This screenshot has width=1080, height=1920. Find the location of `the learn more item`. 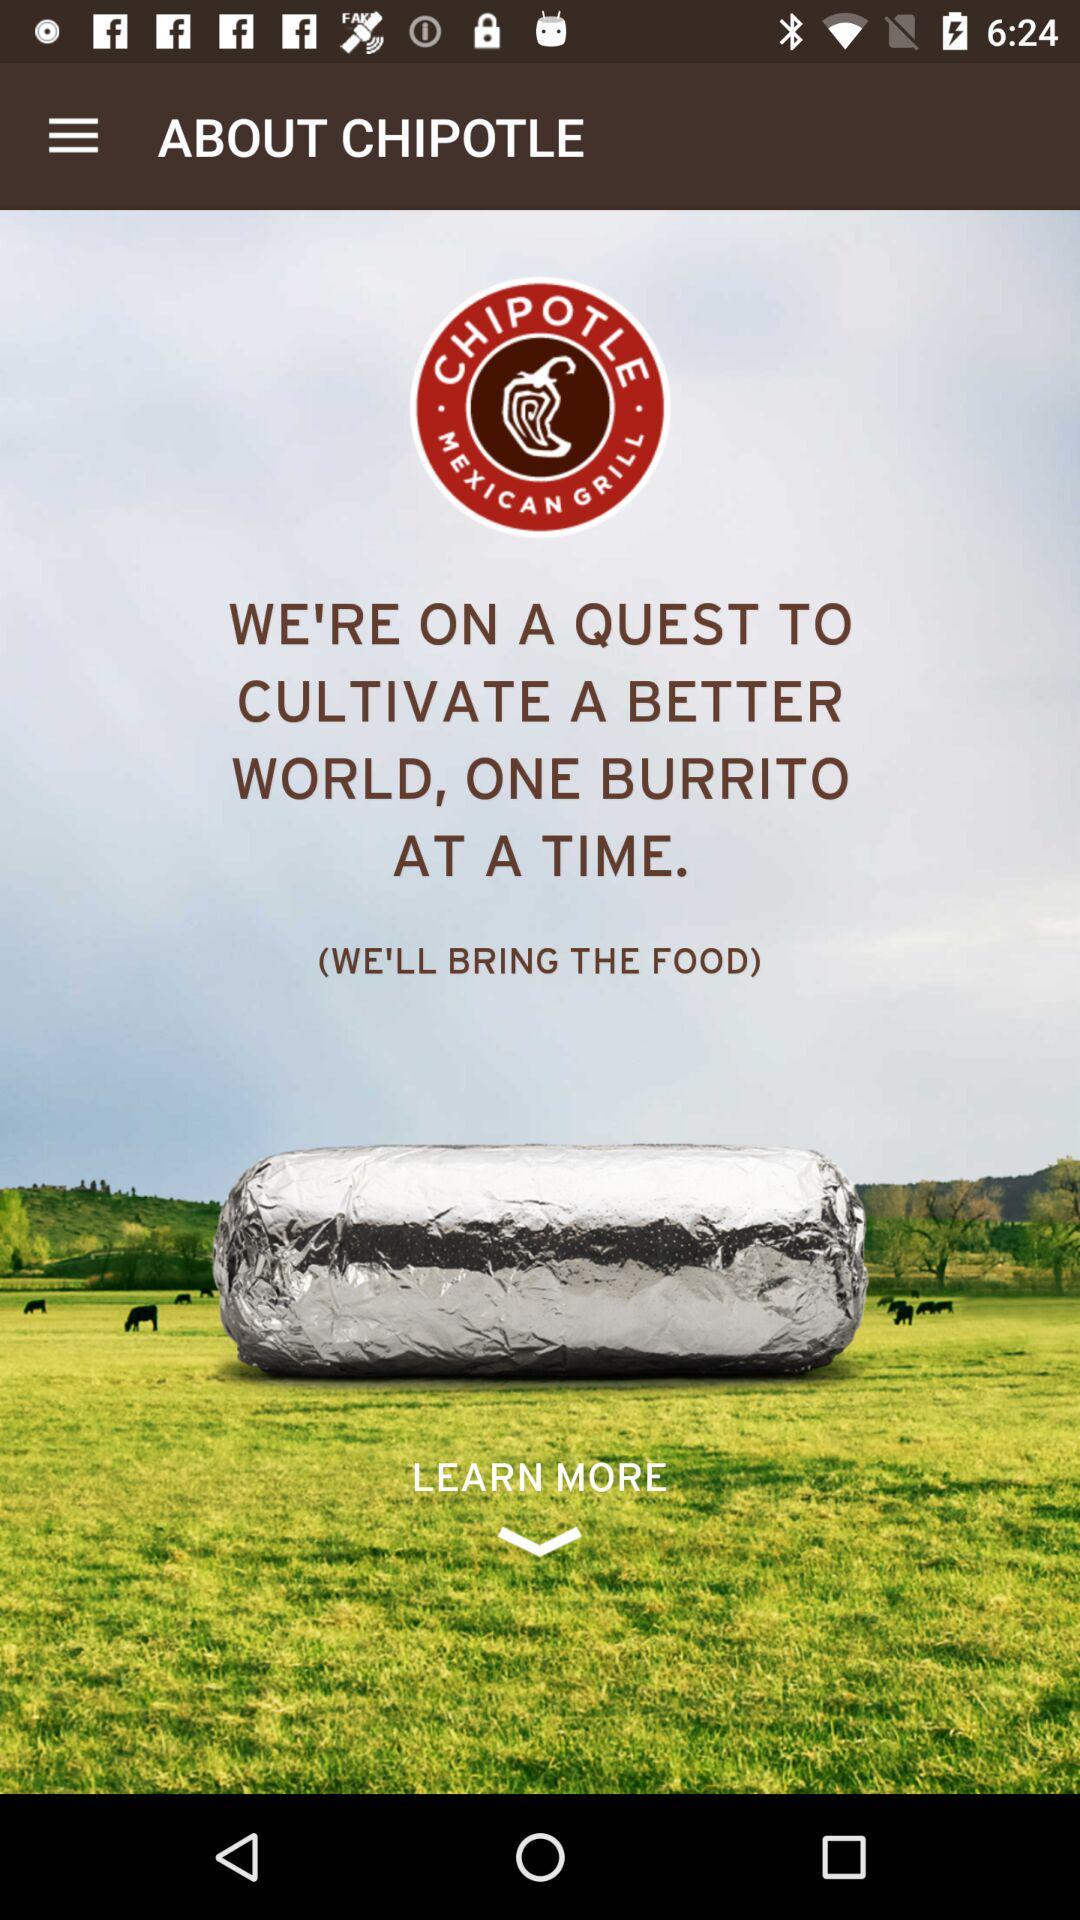

the learn more item is located at coordinates (538, 1505).